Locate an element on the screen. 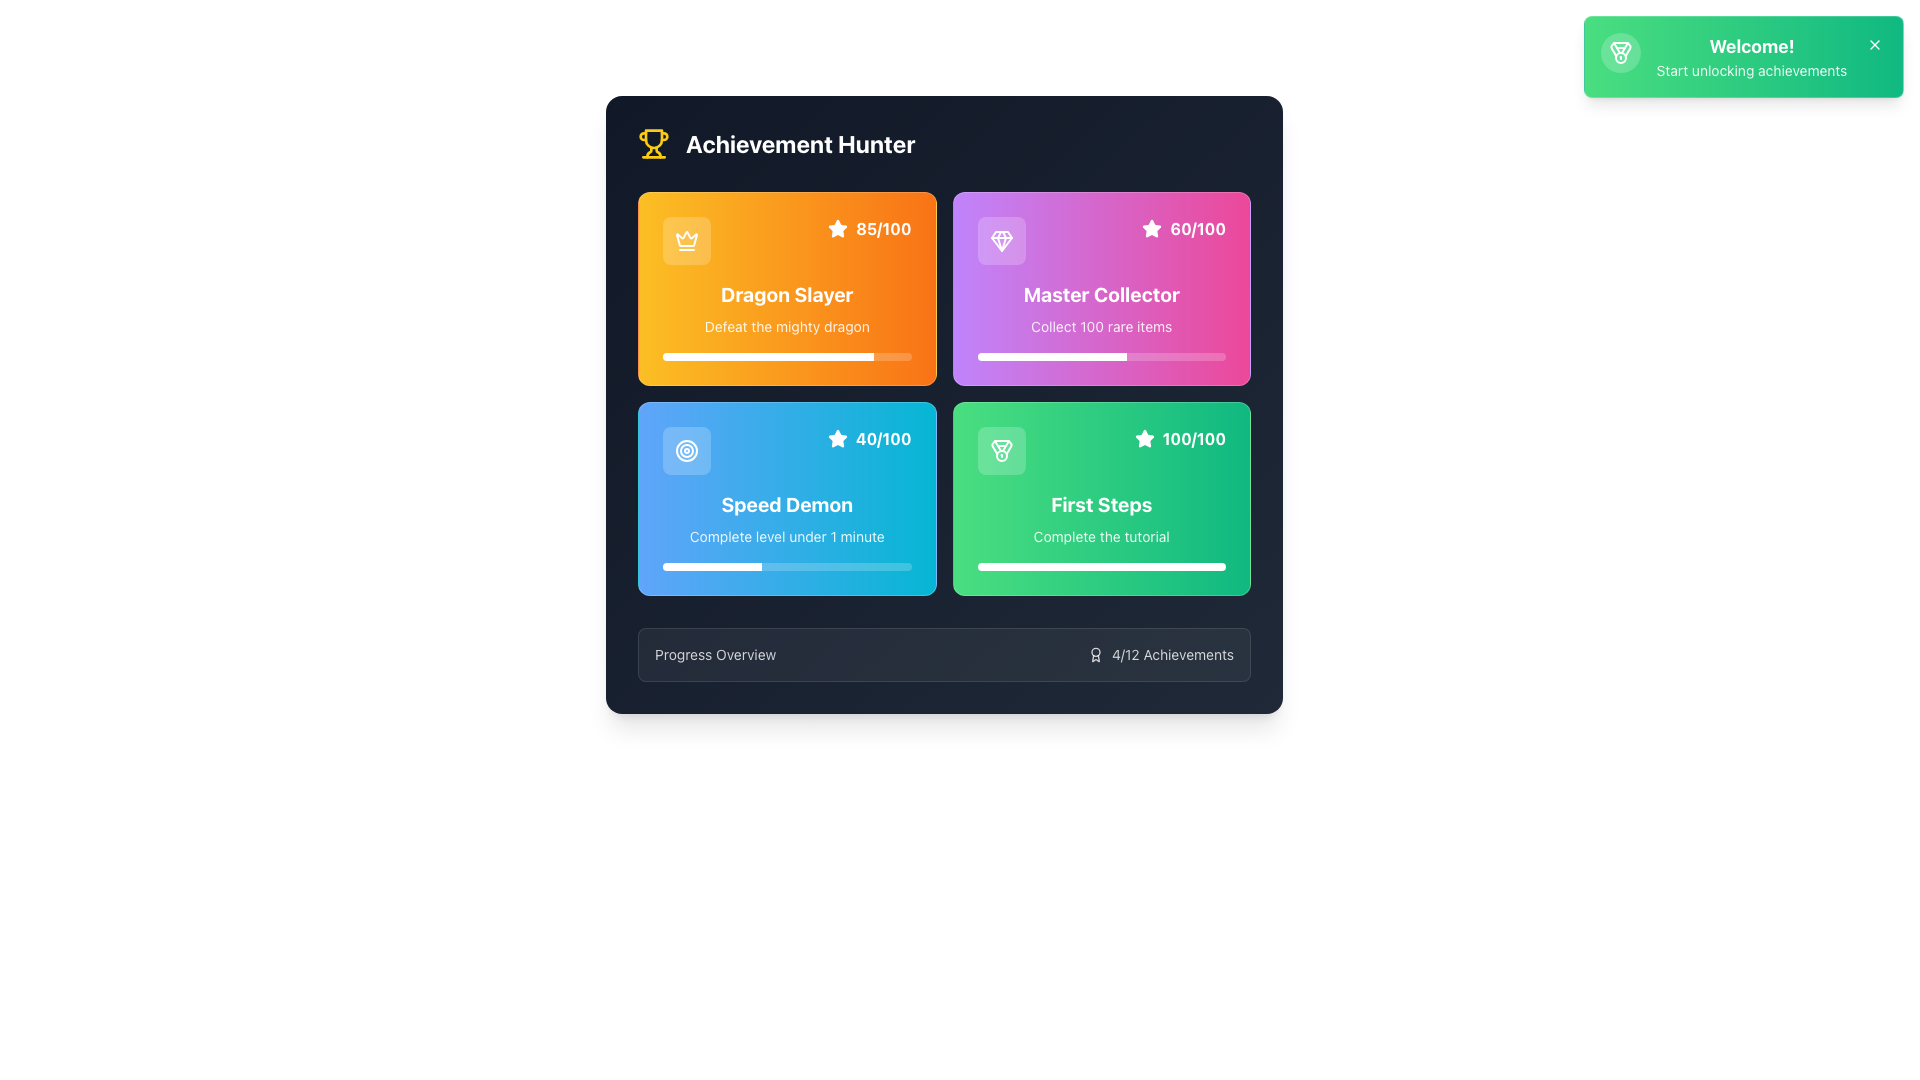 The image size is (1920, 1080). text displayed in the numerical indicator located in the 'Speed Demon' section of the 'Achievement Hunter' interface, positioned to the right of a star-shaped icon is located at coordinates (882, 438).